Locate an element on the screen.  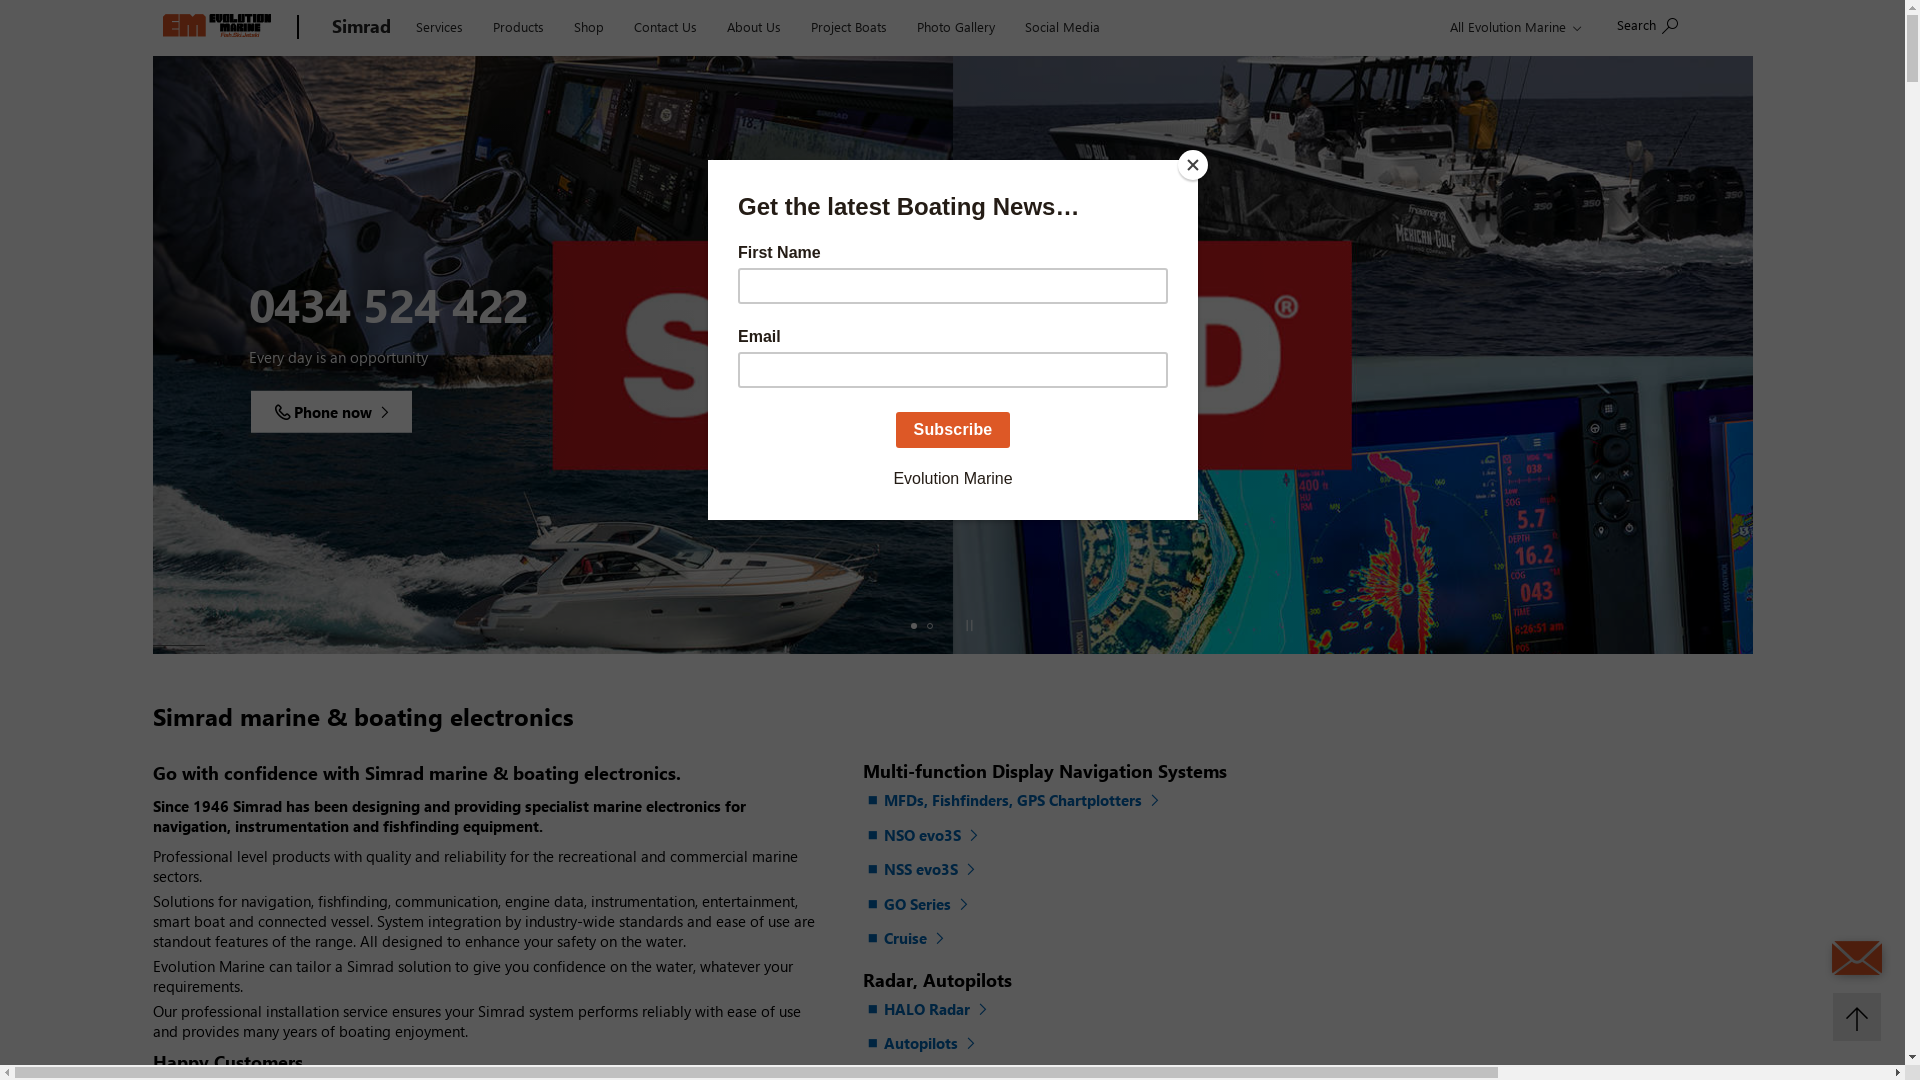
'All Evolution Marine' is located at coordinates (1512, 26).